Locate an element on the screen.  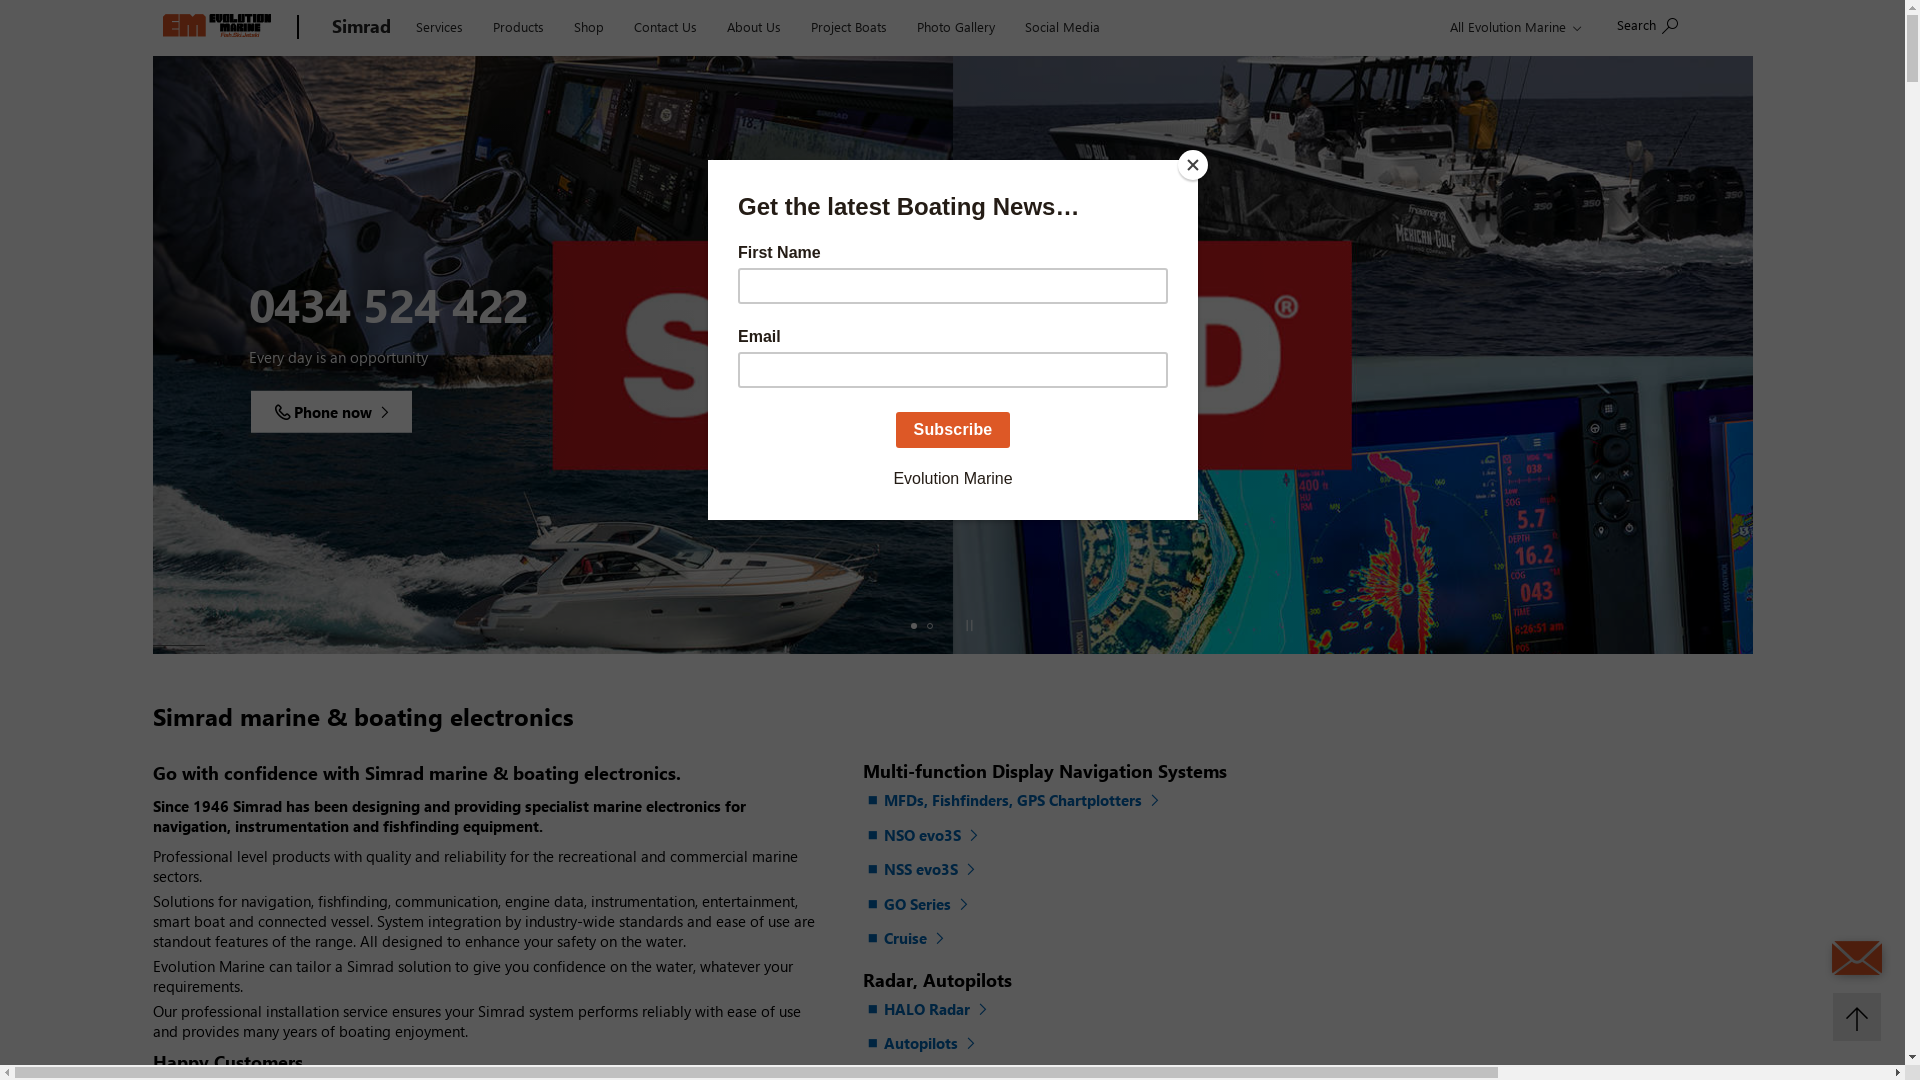
'All Evolution Marine' is located at coordinates (1512, 26).